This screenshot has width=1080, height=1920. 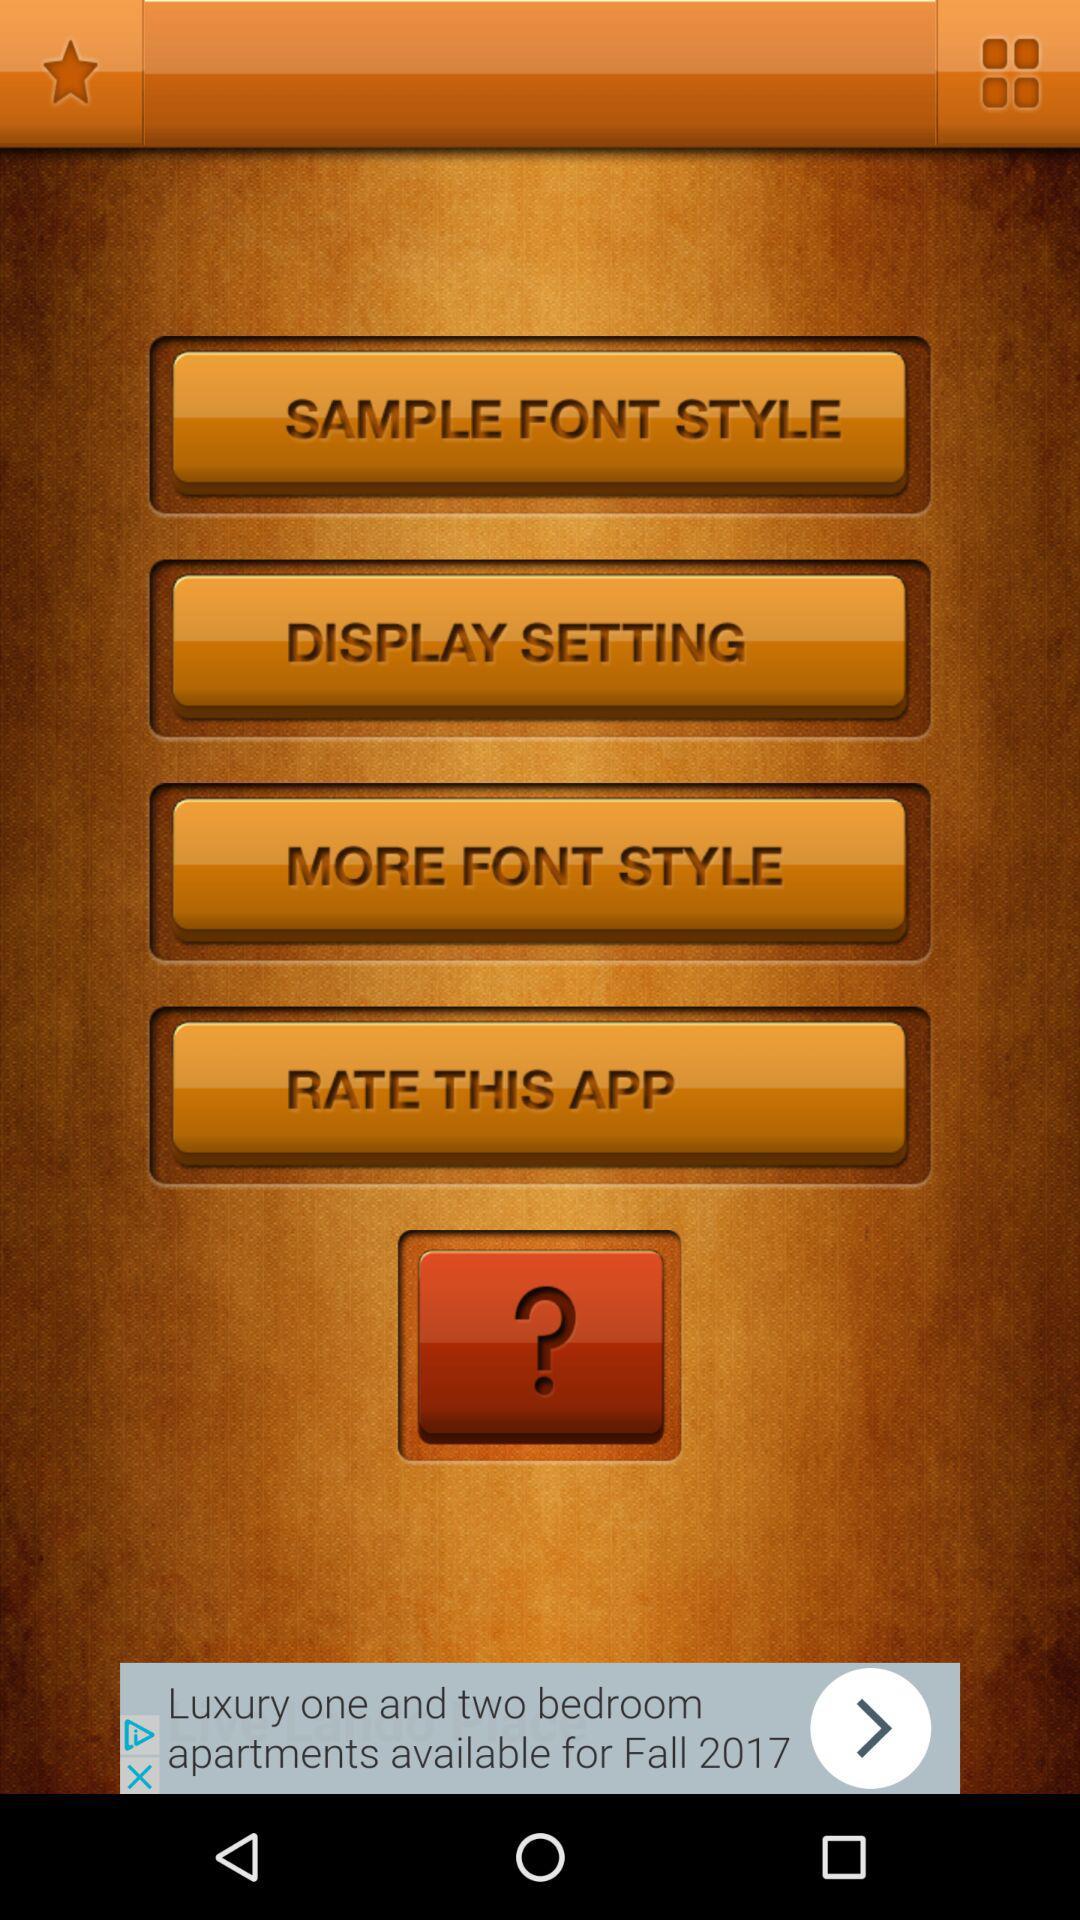 What do you see at coordinates (540, 651) in the screenshot?
I see `open display setting` at bounding box center [540, 651].